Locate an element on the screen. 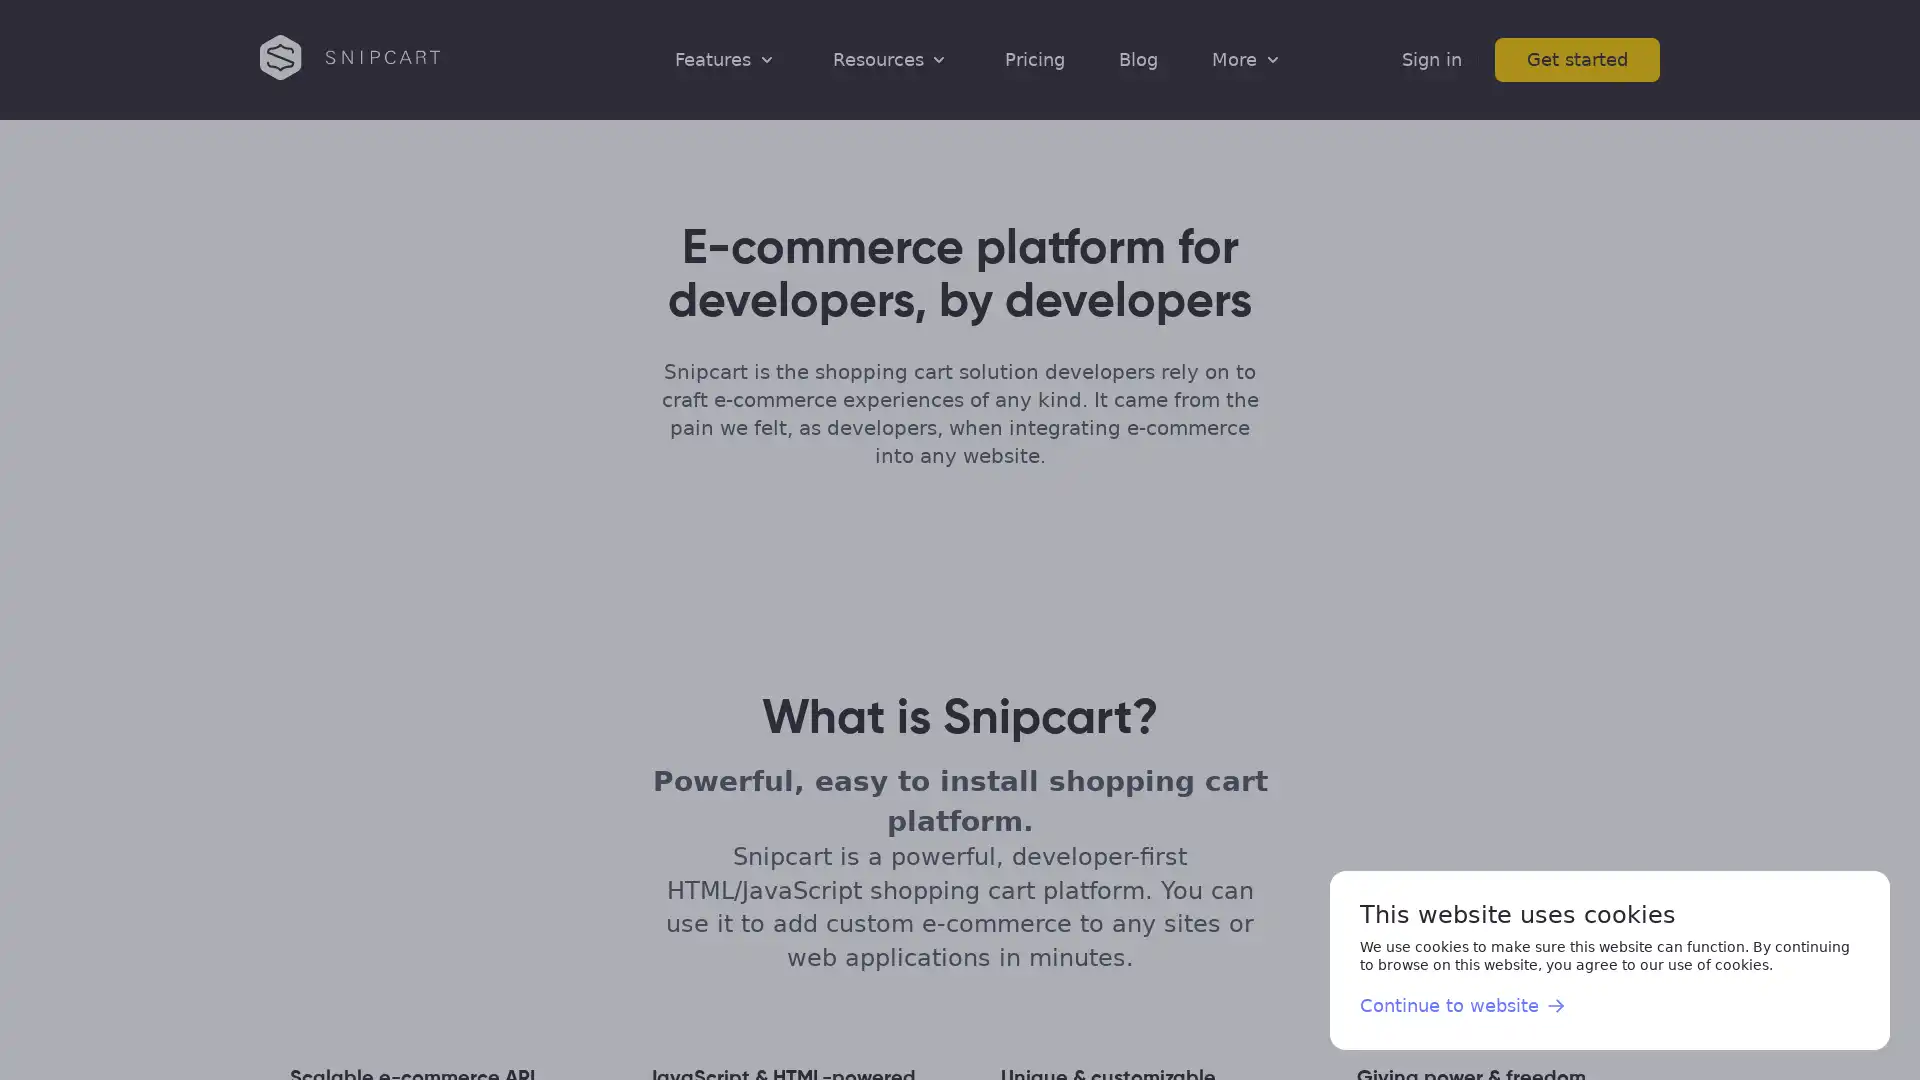  Resources is located at coordinates (890, 58).